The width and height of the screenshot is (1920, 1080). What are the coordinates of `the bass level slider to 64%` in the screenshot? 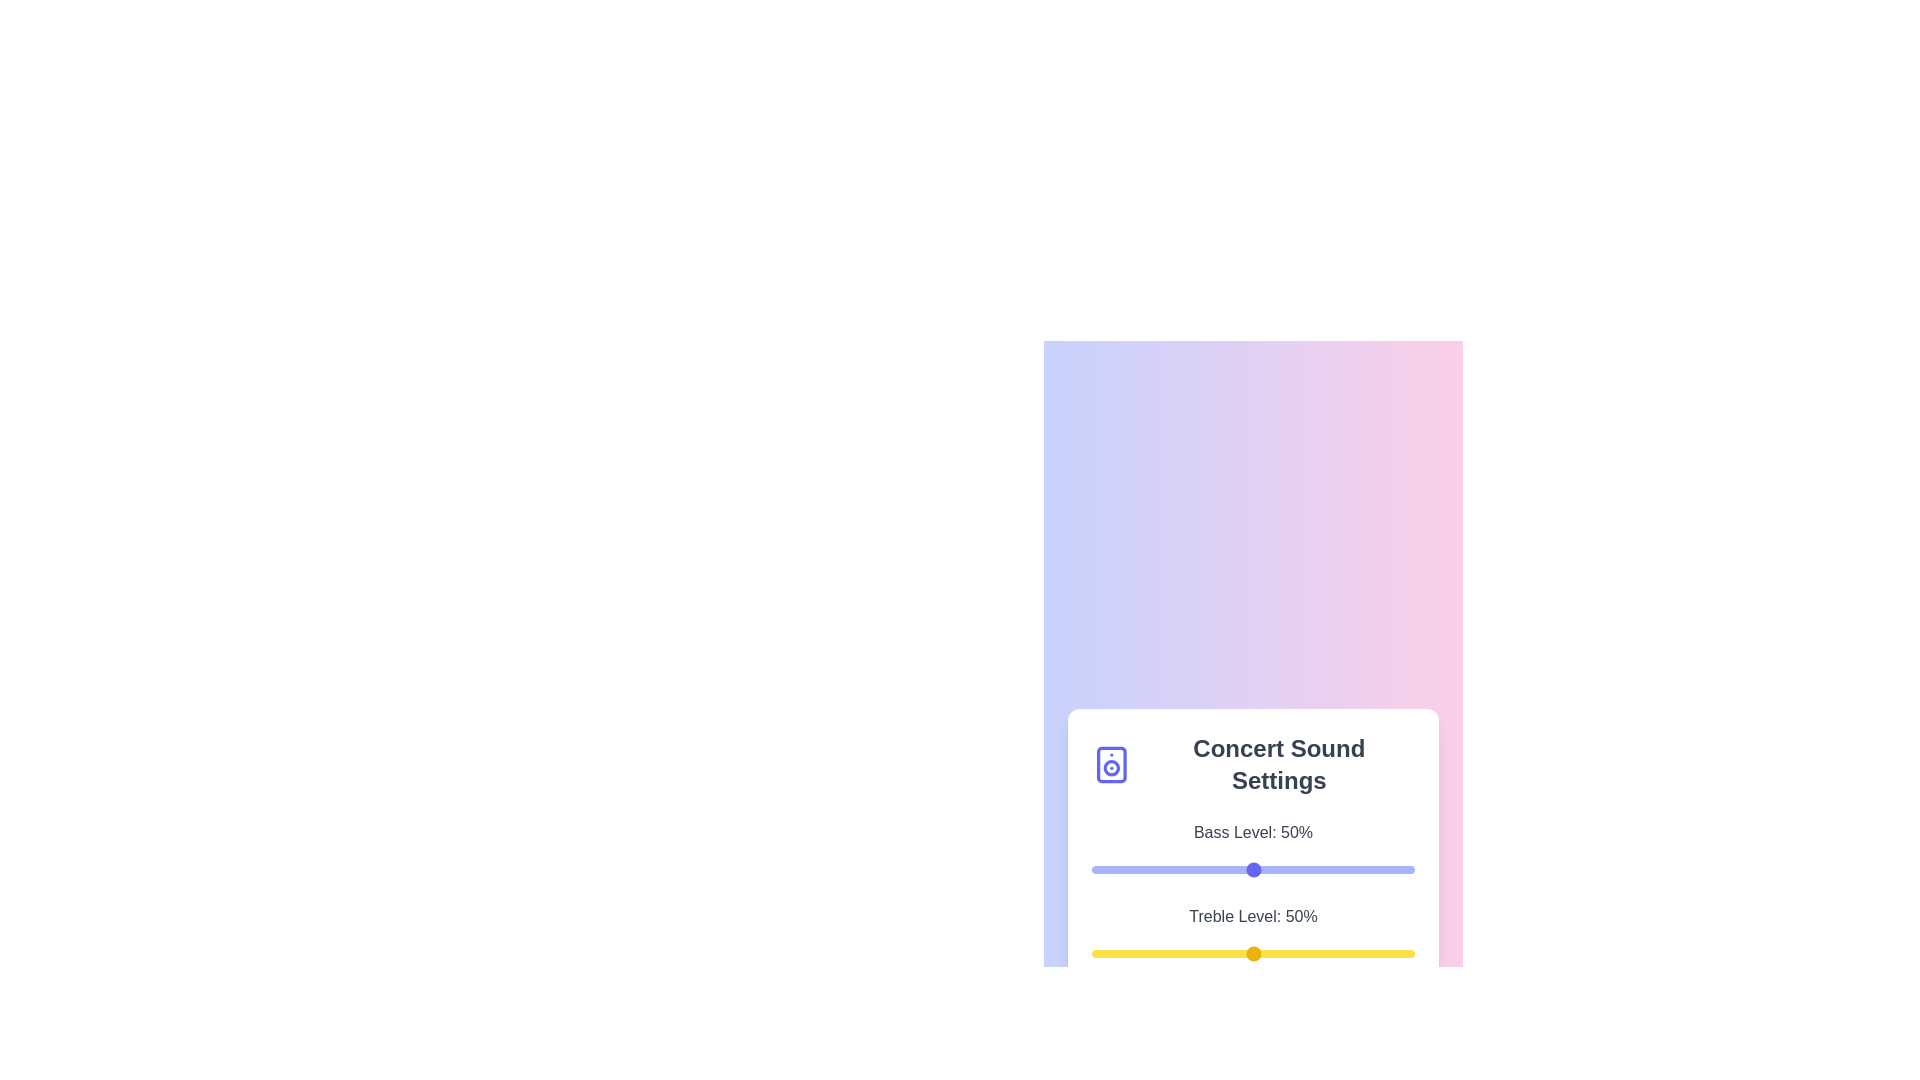 It's located at (1298, 869).